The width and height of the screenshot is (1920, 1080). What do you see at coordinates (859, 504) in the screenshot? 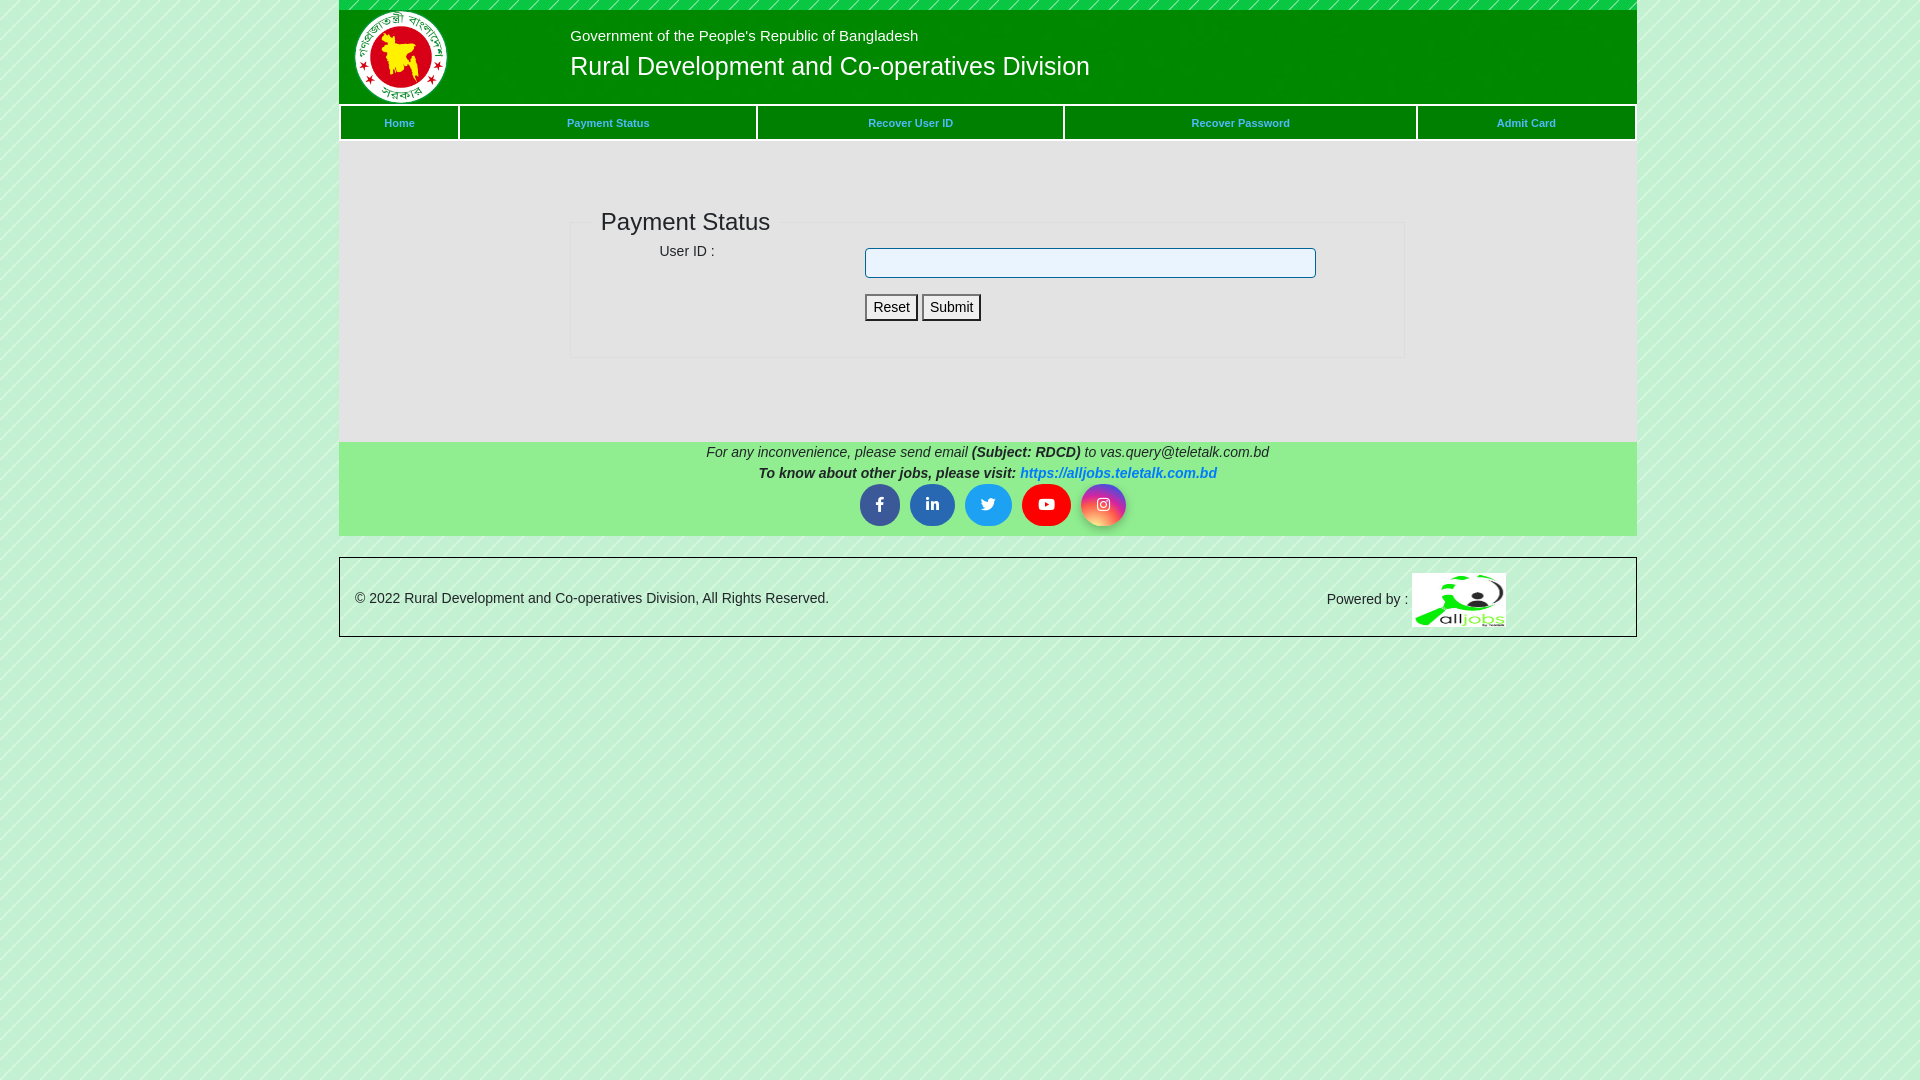
I see `'Facebook'` at bounding box center [859, 504].